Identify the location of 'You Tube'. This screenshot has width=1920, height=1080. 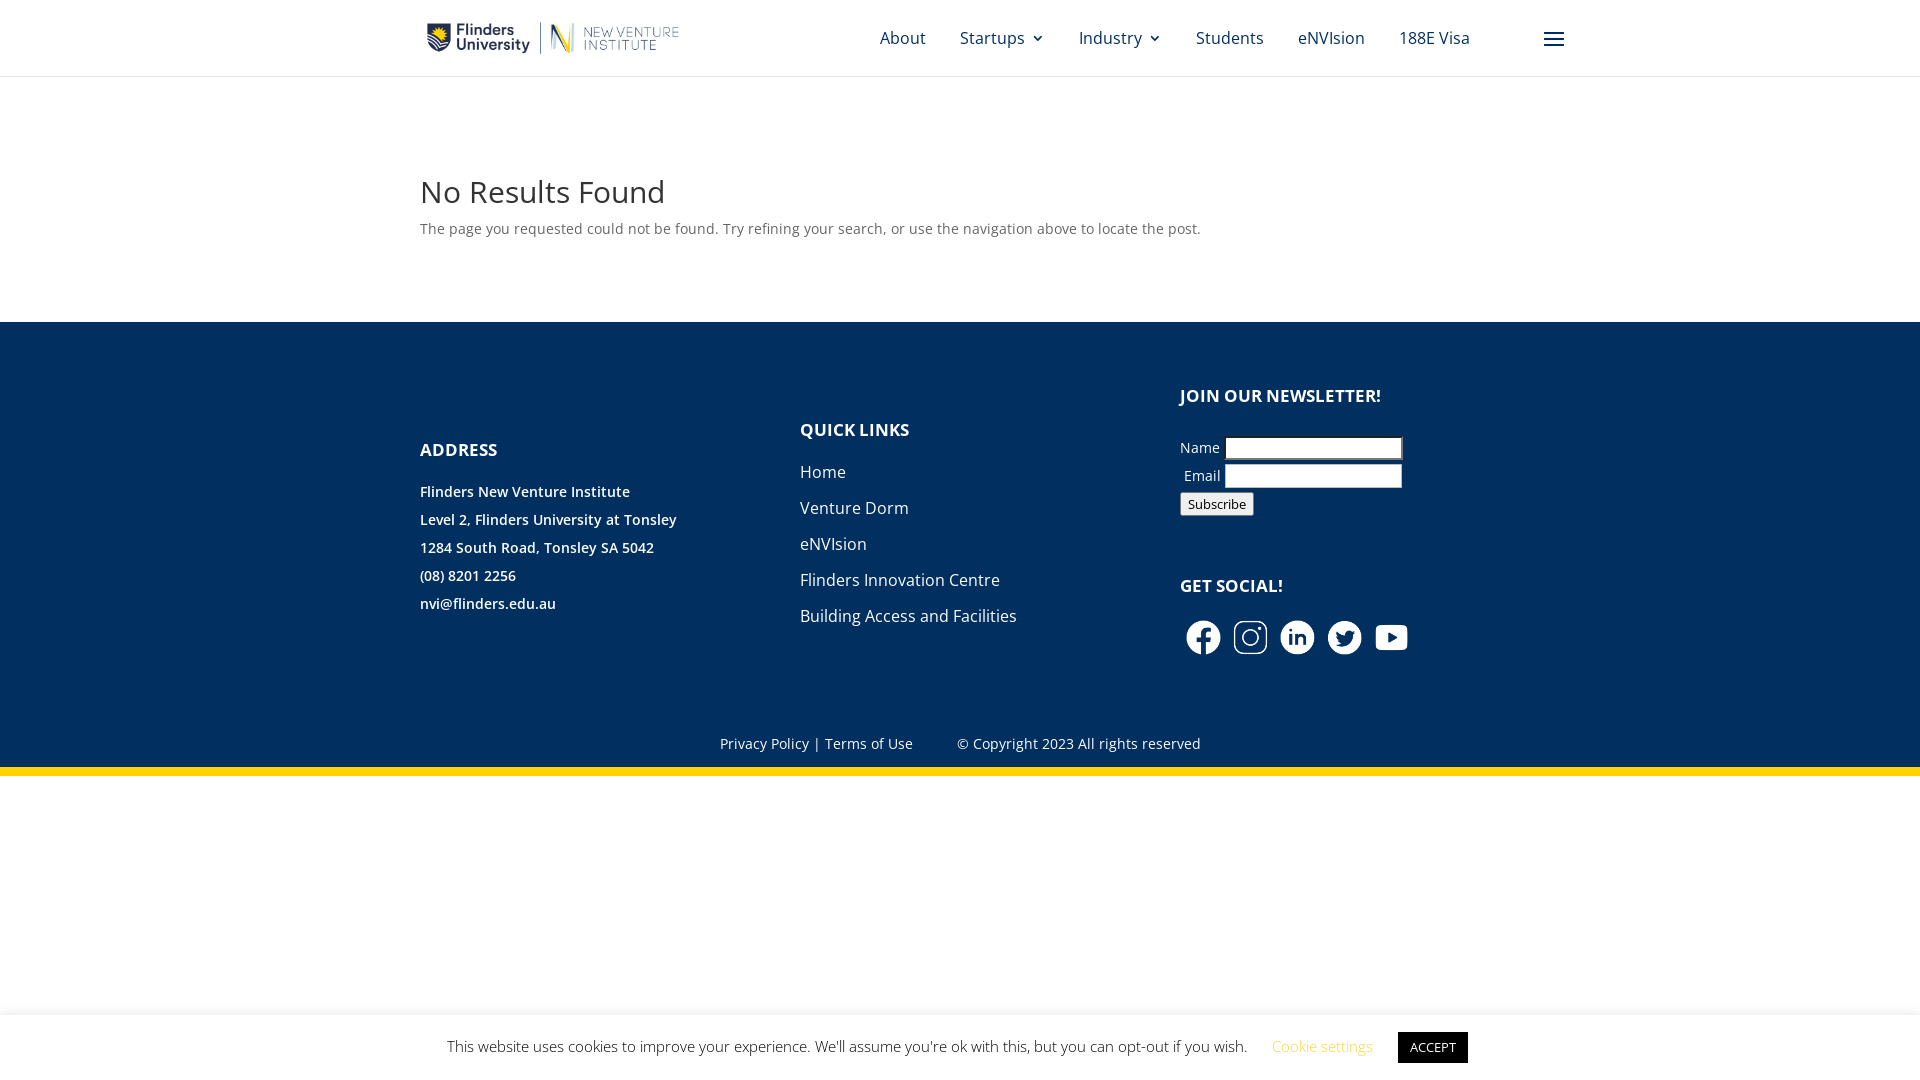
(1390, 637).